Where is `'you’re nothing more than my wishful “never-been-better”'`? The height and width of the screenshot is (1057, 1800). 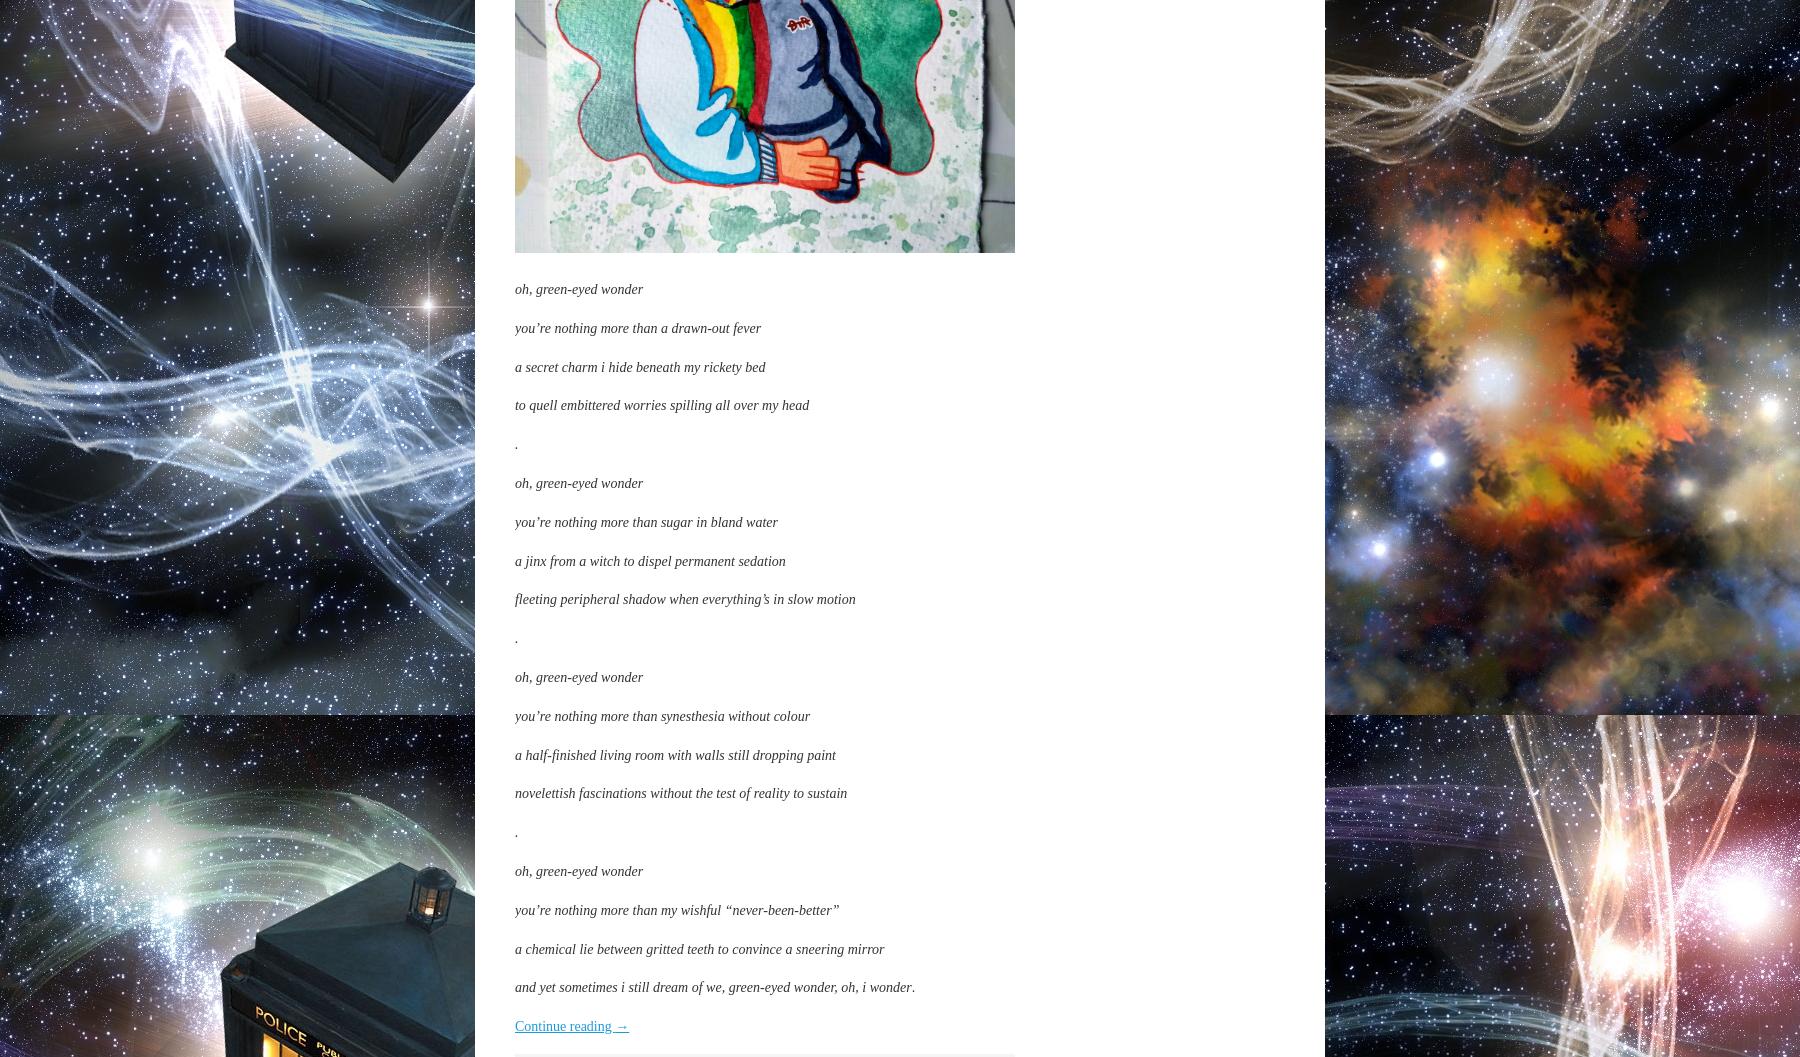 'you’re nothing more than my wishful “never-been-better”' is located at coordinates (675, 909).